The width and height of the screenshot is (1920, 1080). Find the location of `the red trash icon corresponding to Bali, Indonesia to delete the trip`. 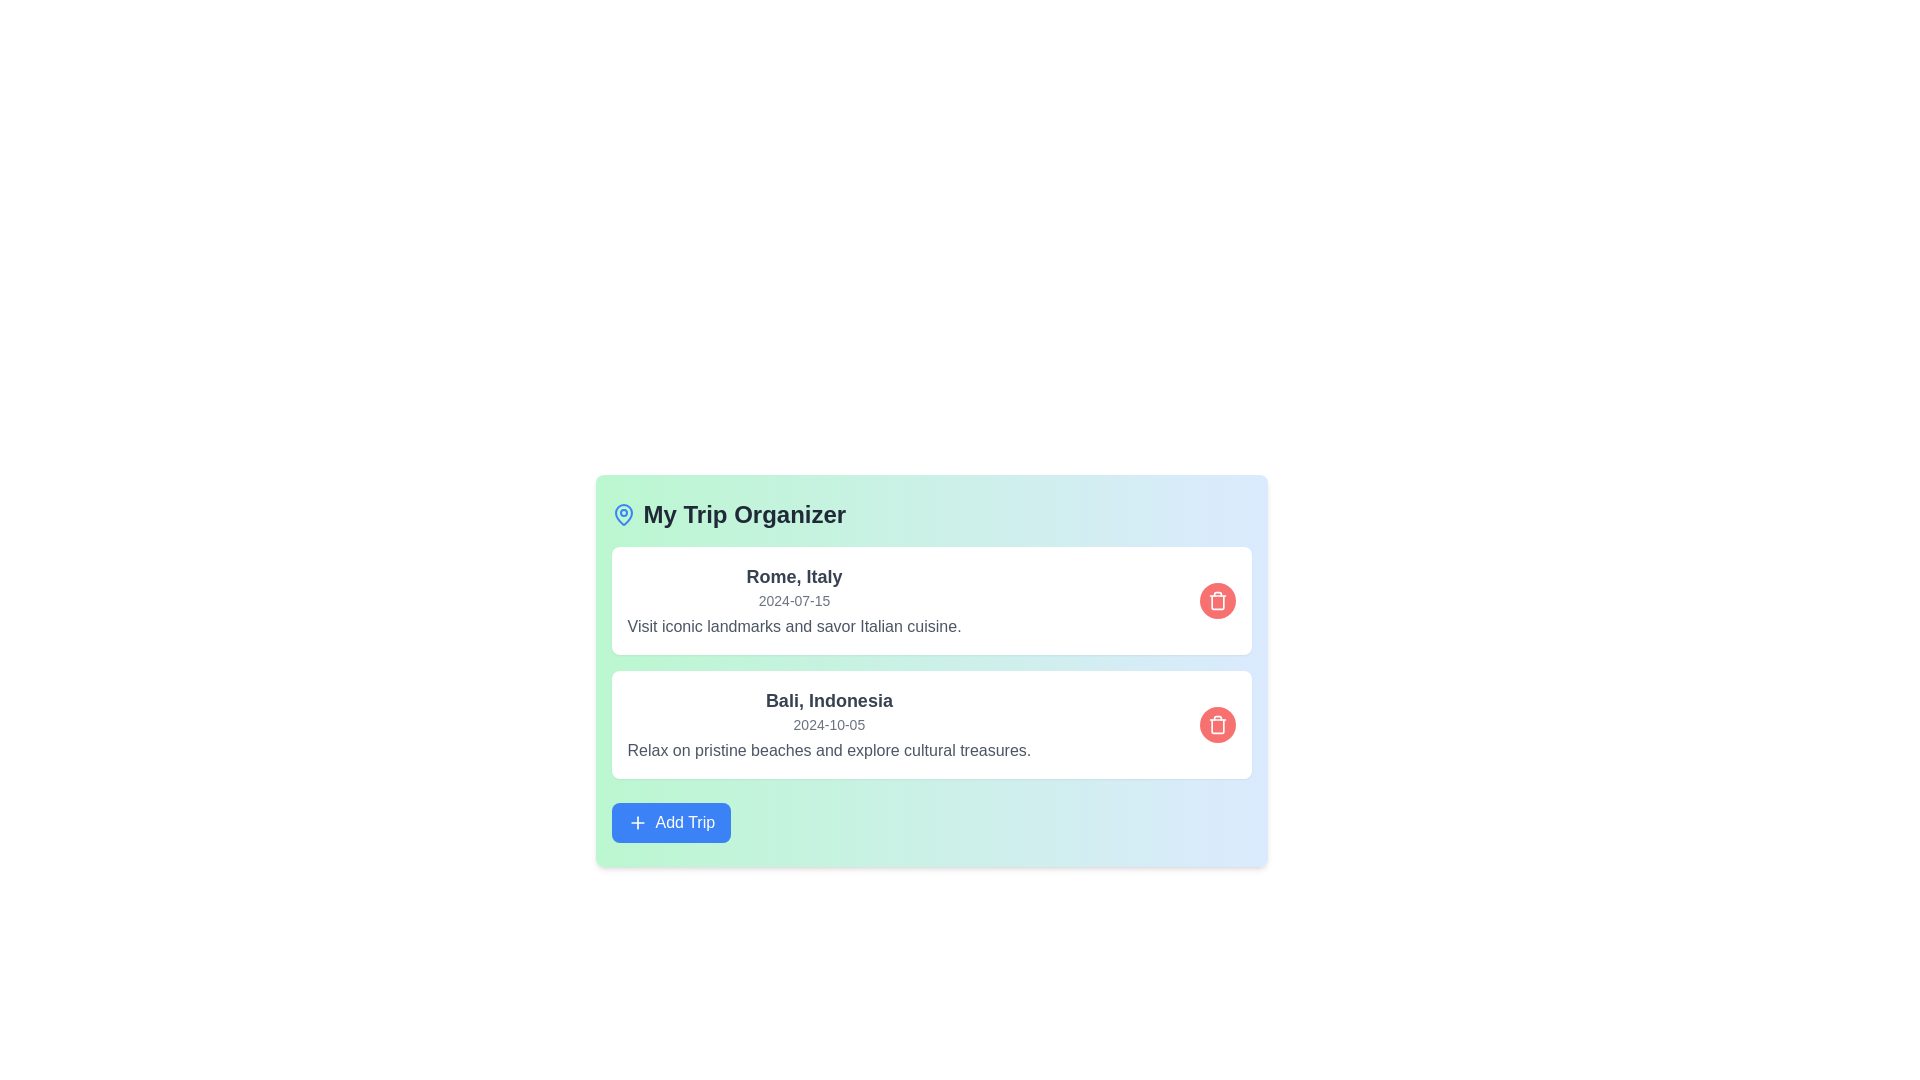

the red trash icon corresponding to Bali, Indonesia to delete the trip is located at coordinates (1216, 725).